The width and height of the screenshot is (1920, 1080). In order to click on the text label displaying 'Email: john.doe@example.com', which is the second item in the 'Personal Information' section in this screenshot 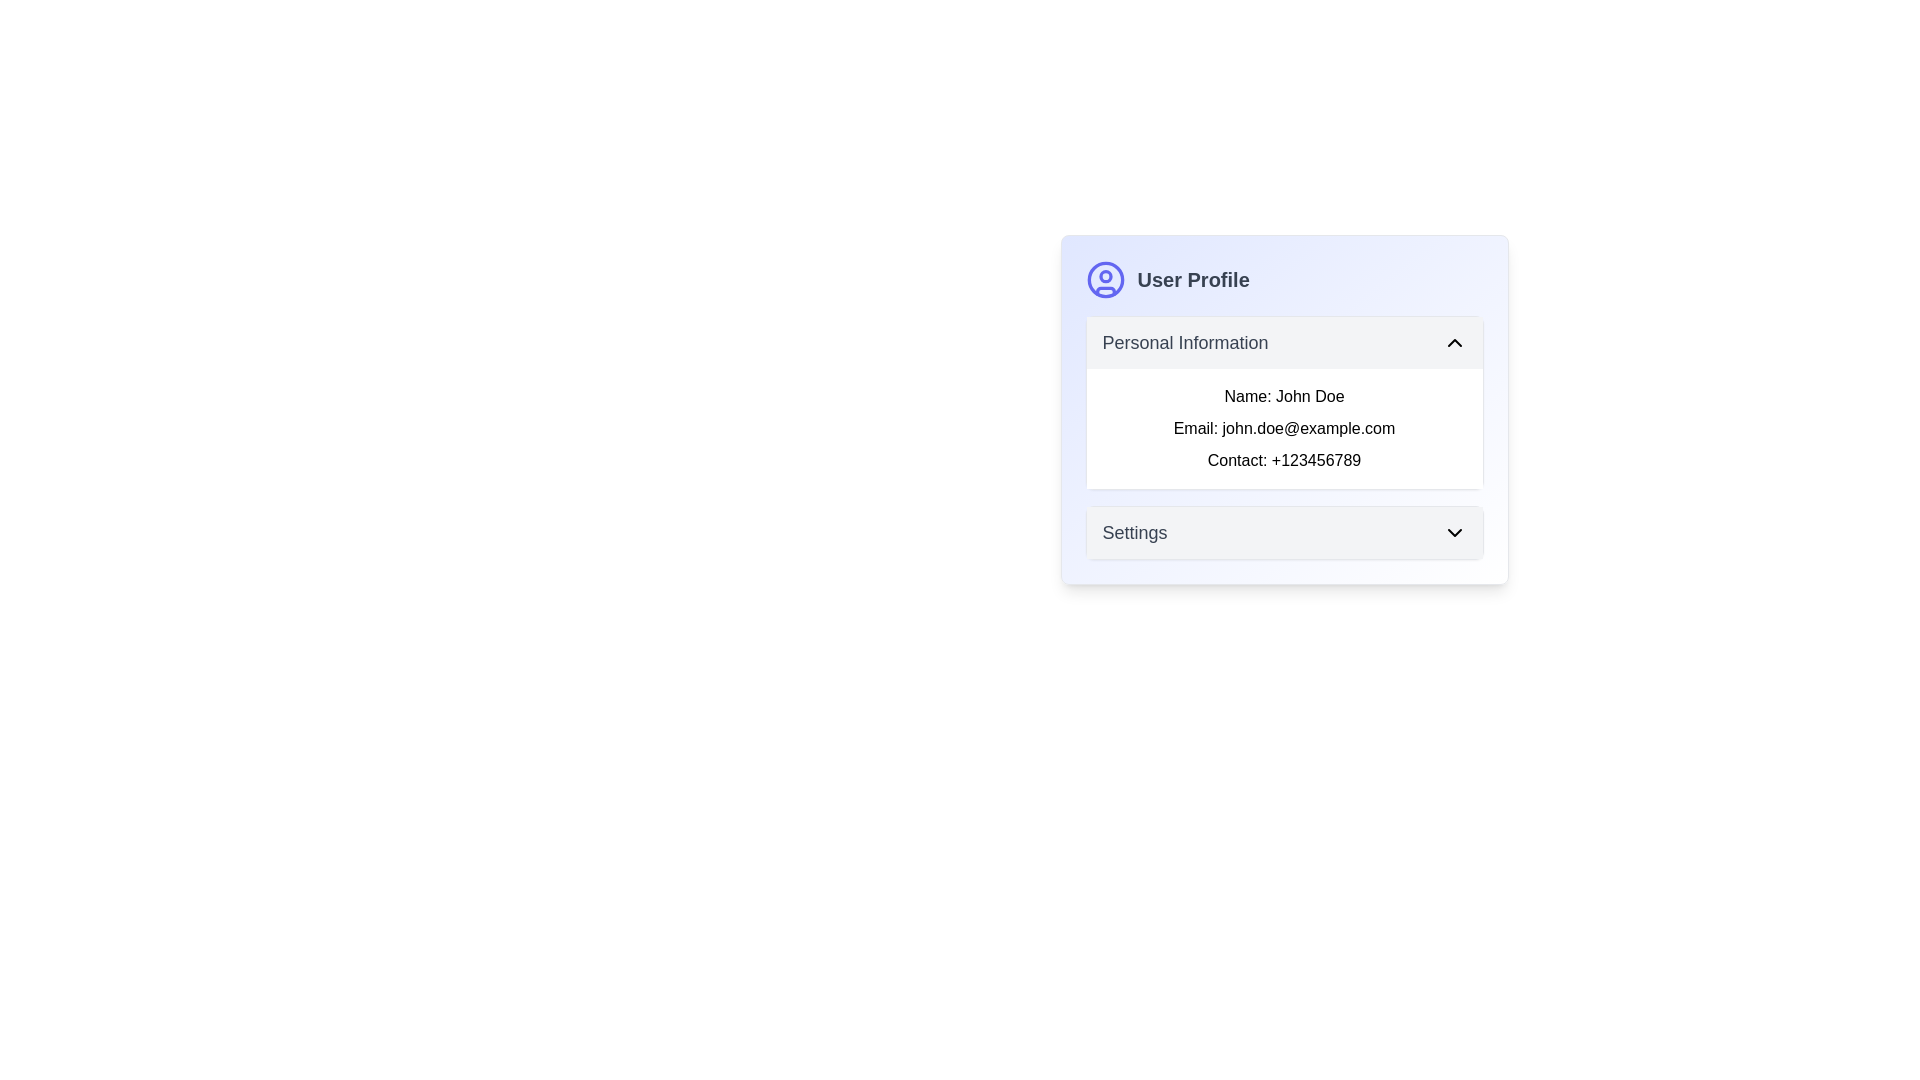, I will do `click(1284, 427)`.